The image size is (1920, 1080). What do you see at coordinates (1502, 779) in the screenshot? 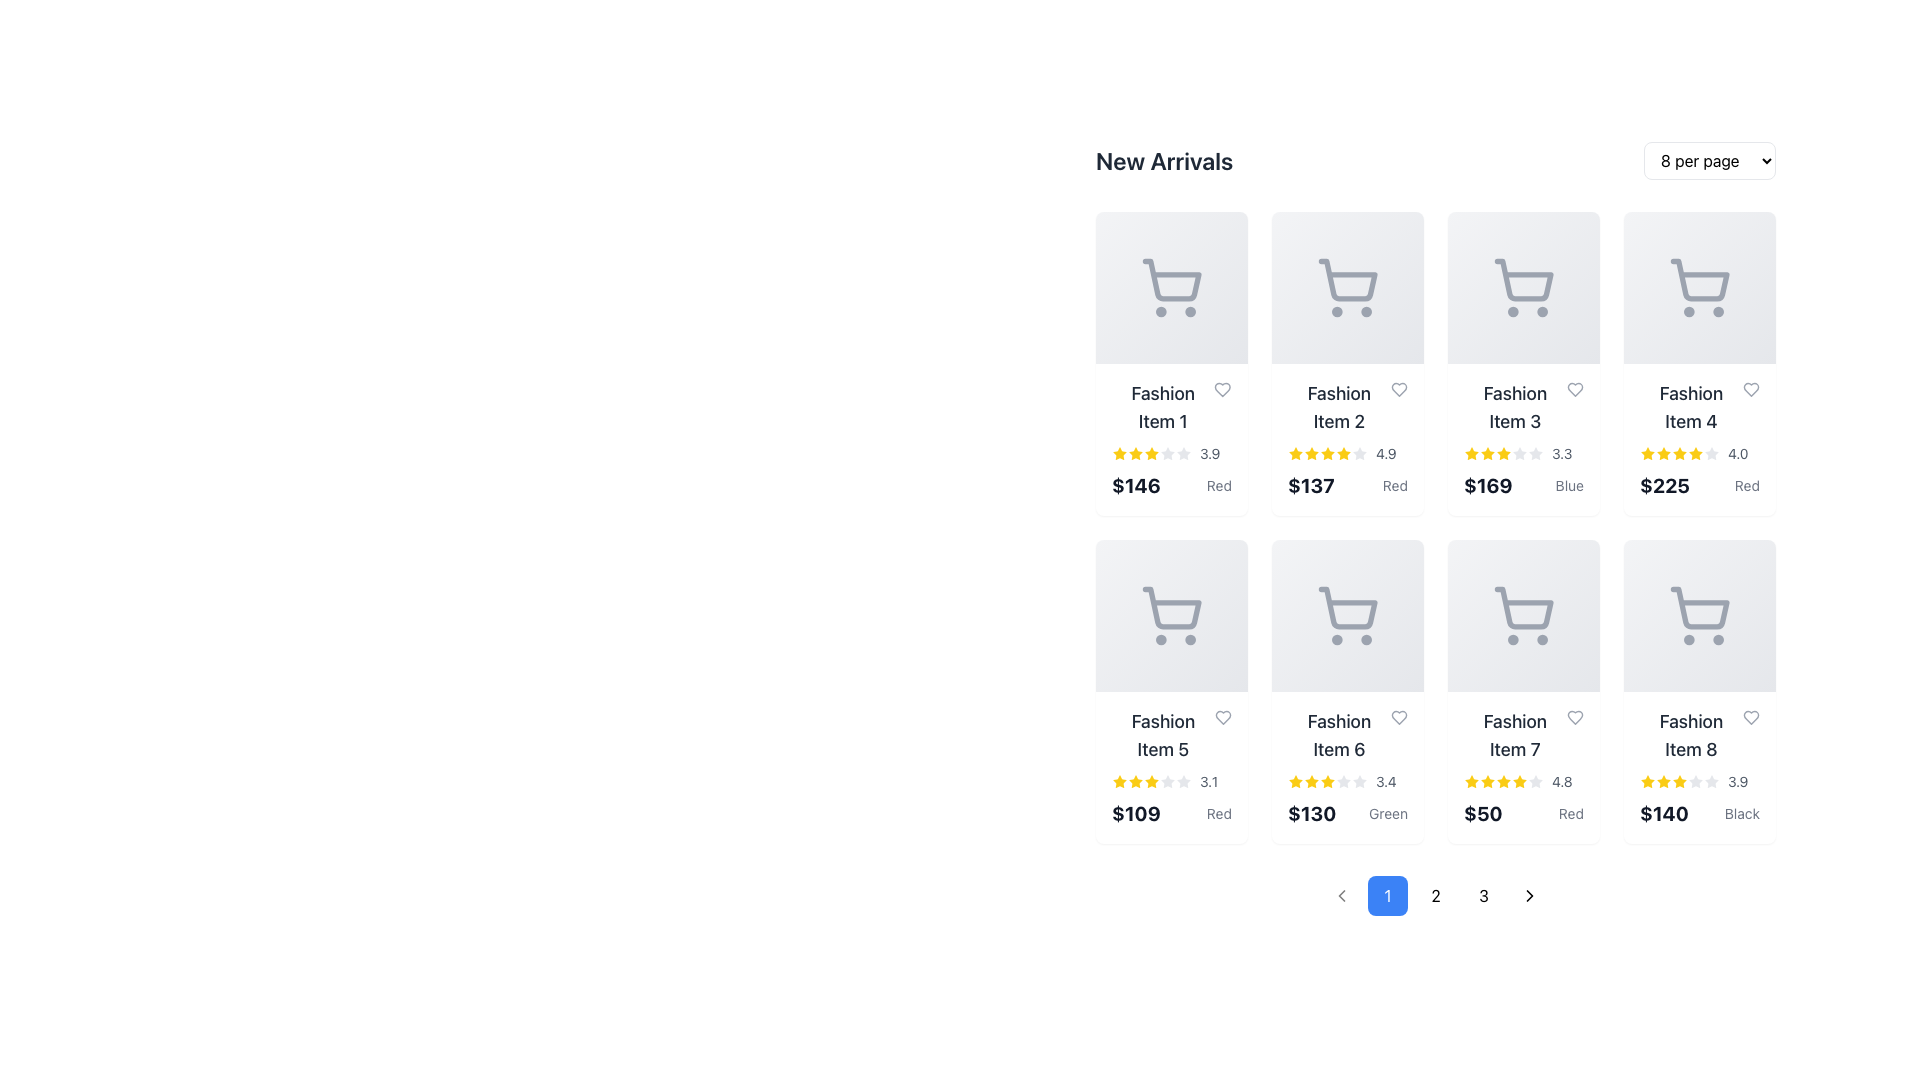
I see `the filled star-shaped icon used for rating associated with 'Fashion Item 7', which is the fourth star in a row of five-star rating icons` at bounding box center [1502, 779].